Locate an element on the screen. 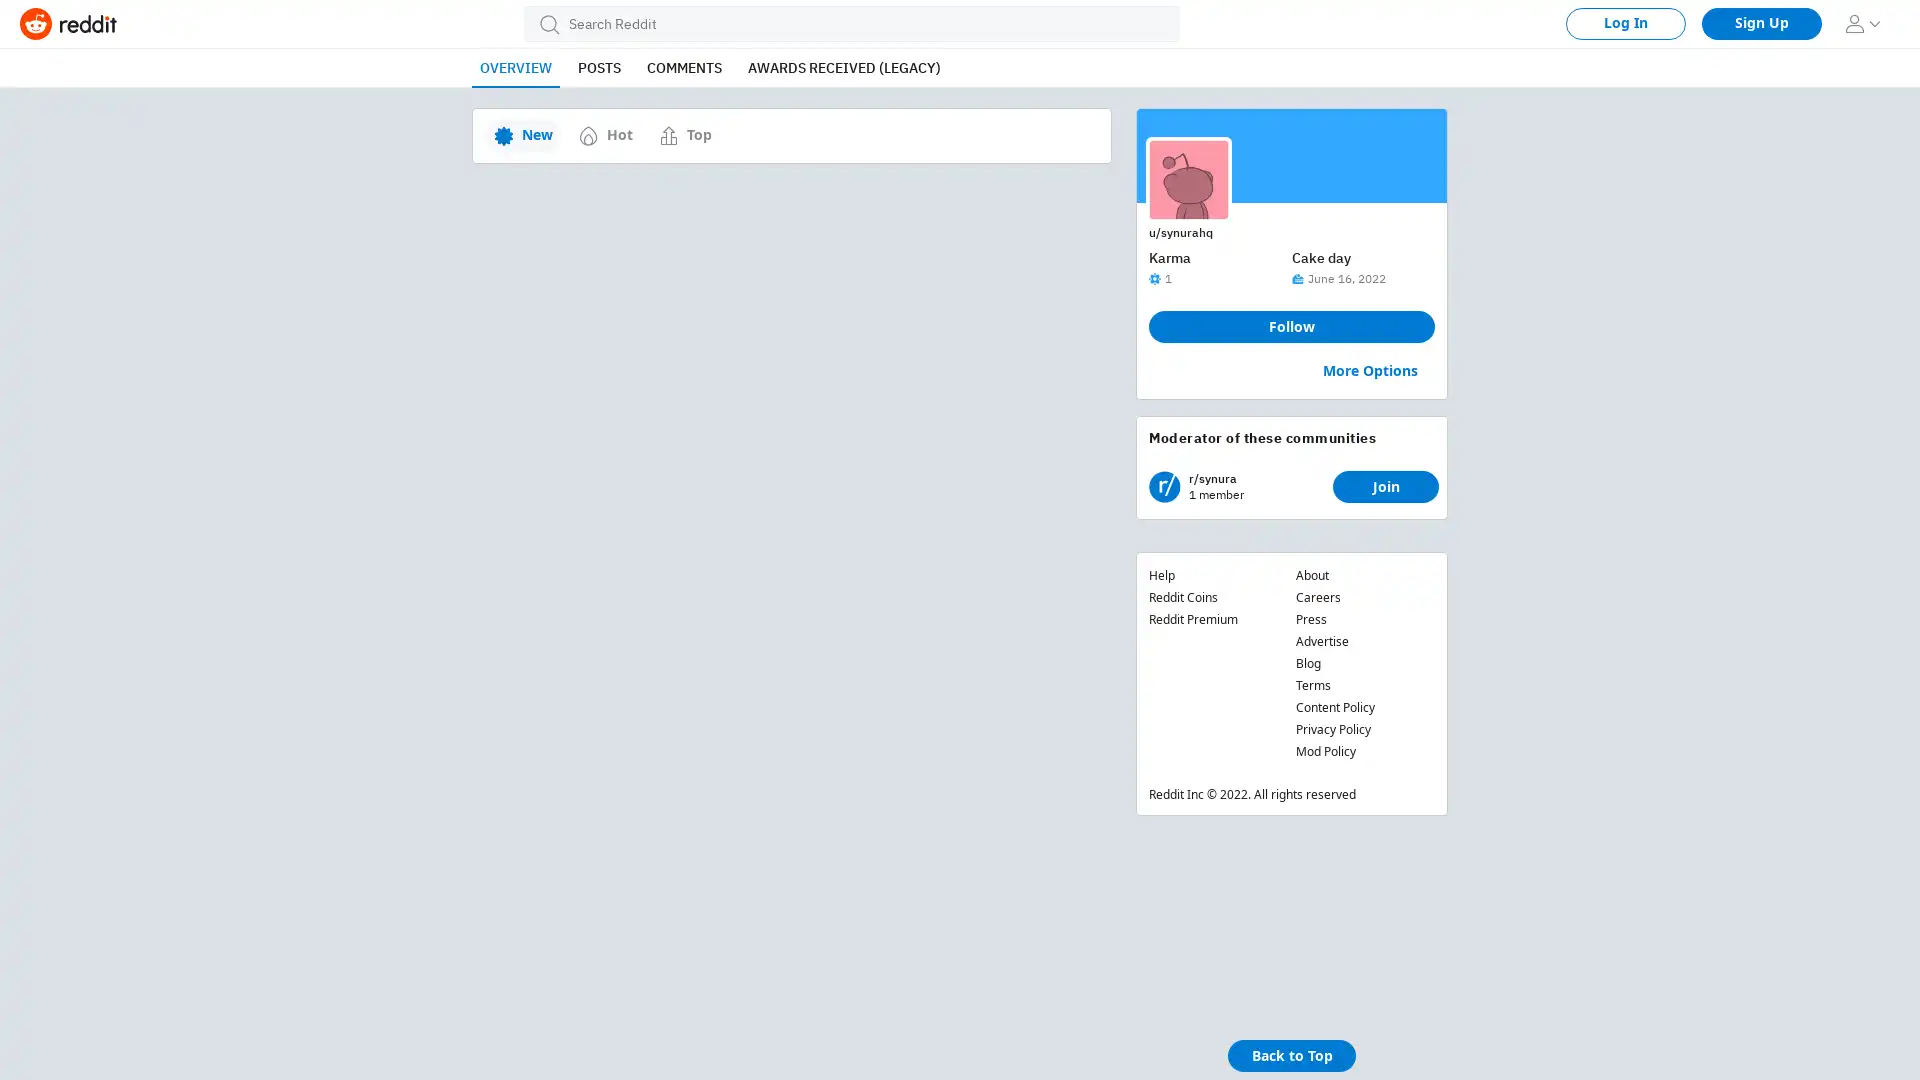 This screenshot has height=1080, width=1920. Back to Top is located at coordinates (1291, 1055).